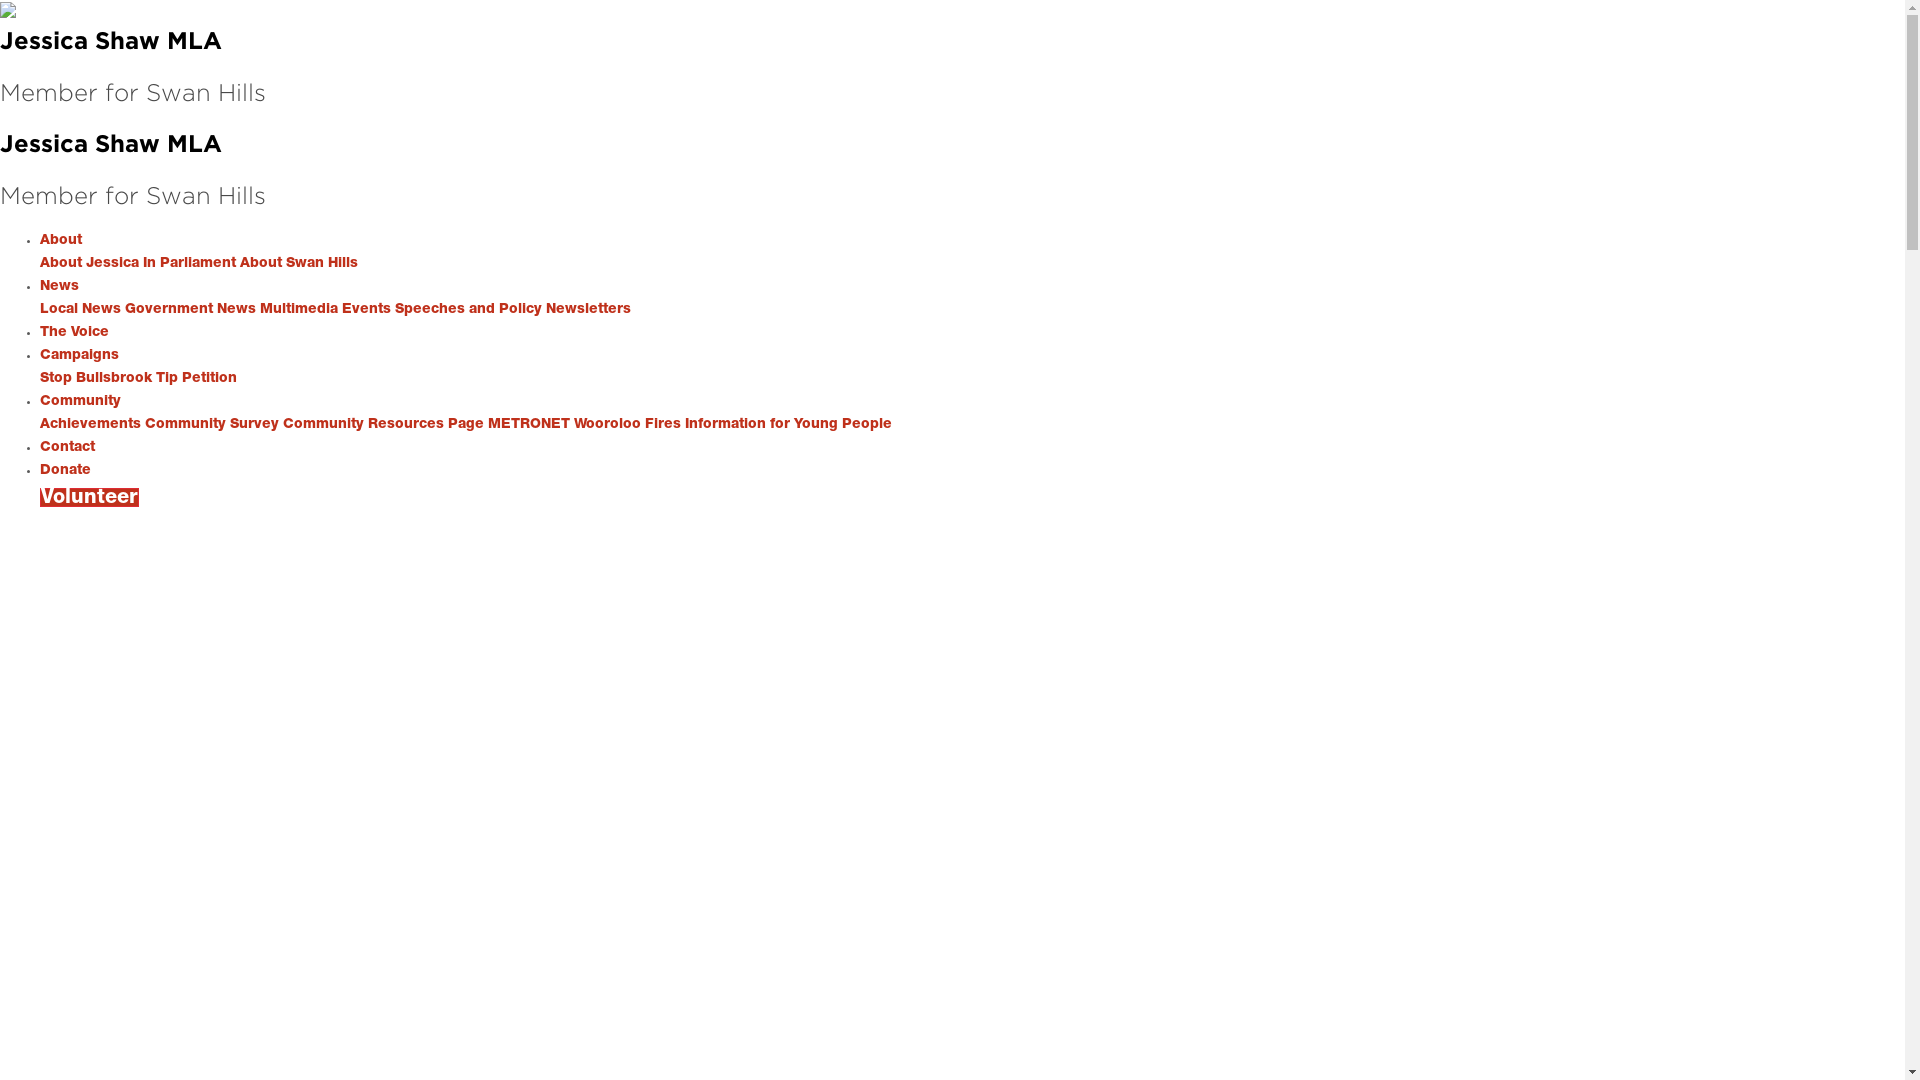  I want to click on 'Volunteer', so click(88, 496).